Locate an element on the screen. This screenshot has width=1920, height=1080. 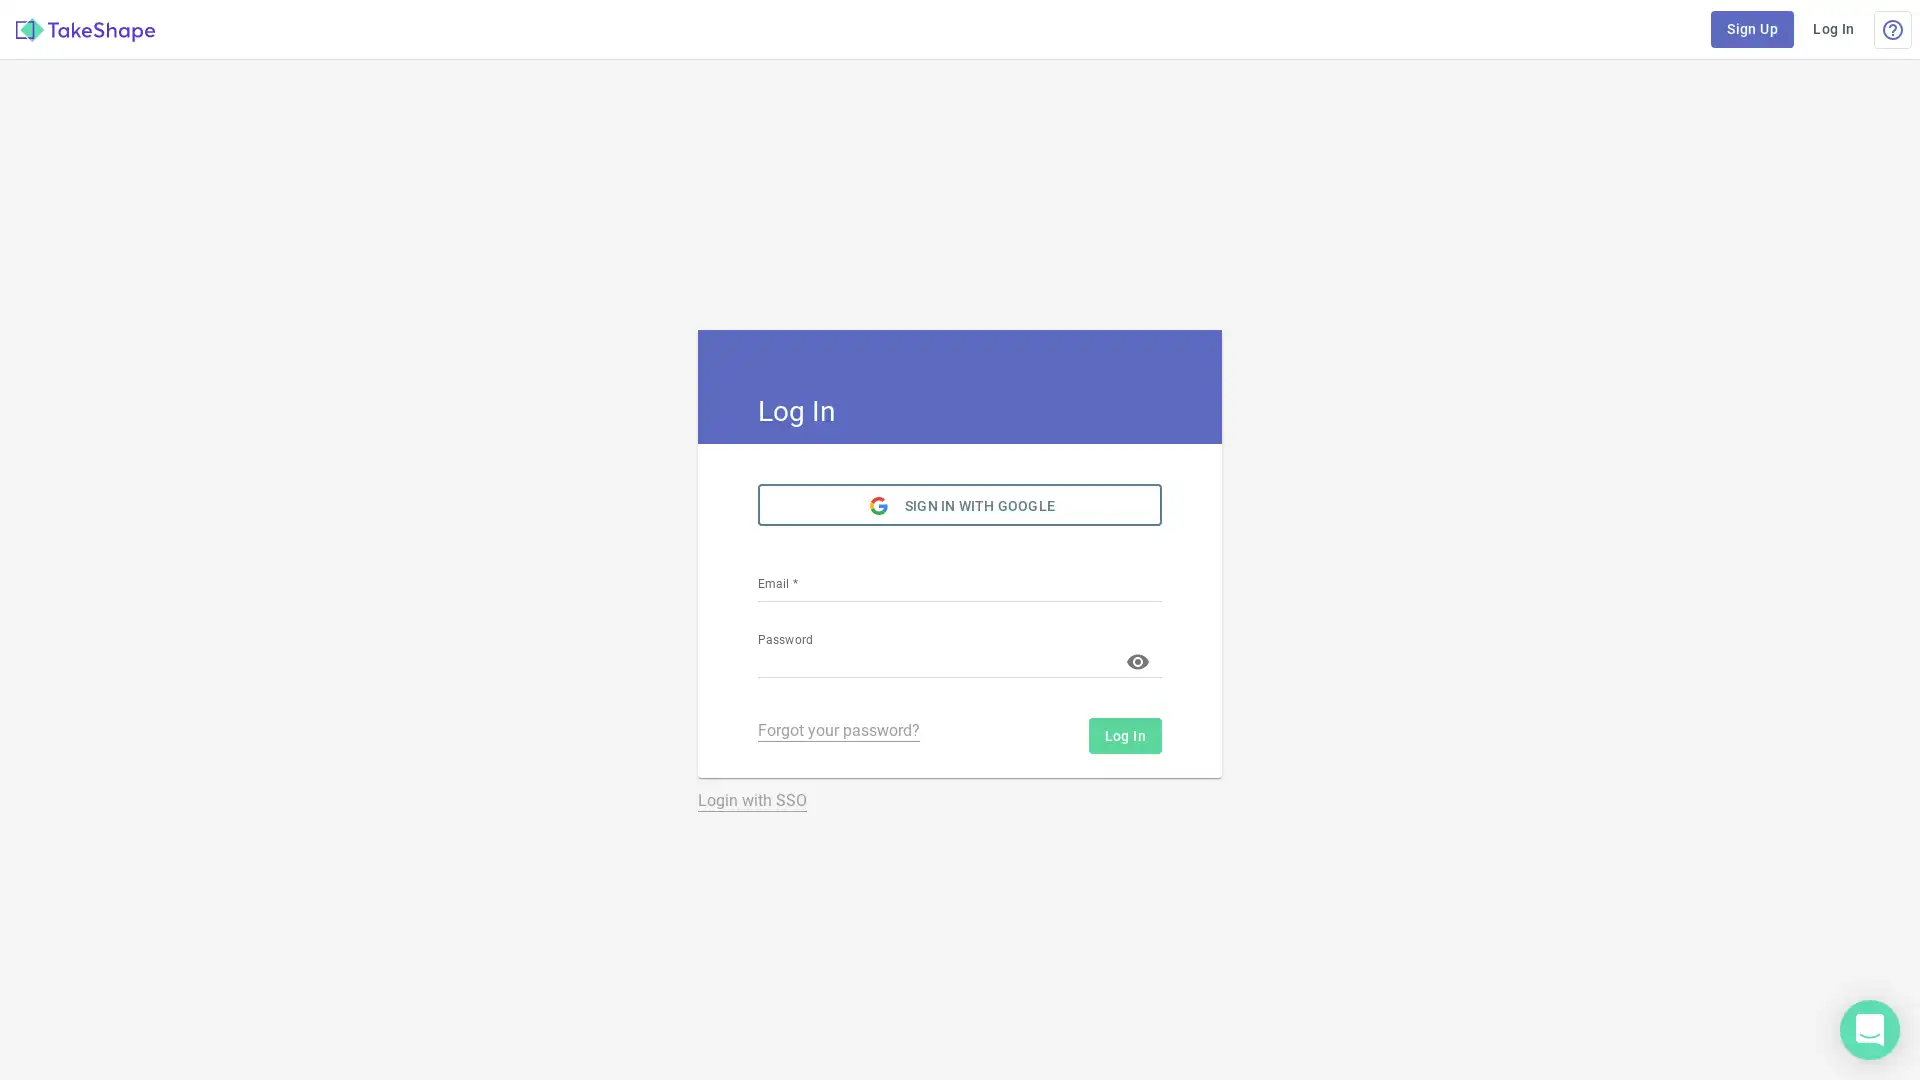
Help is located at coordinates (1891, 29).